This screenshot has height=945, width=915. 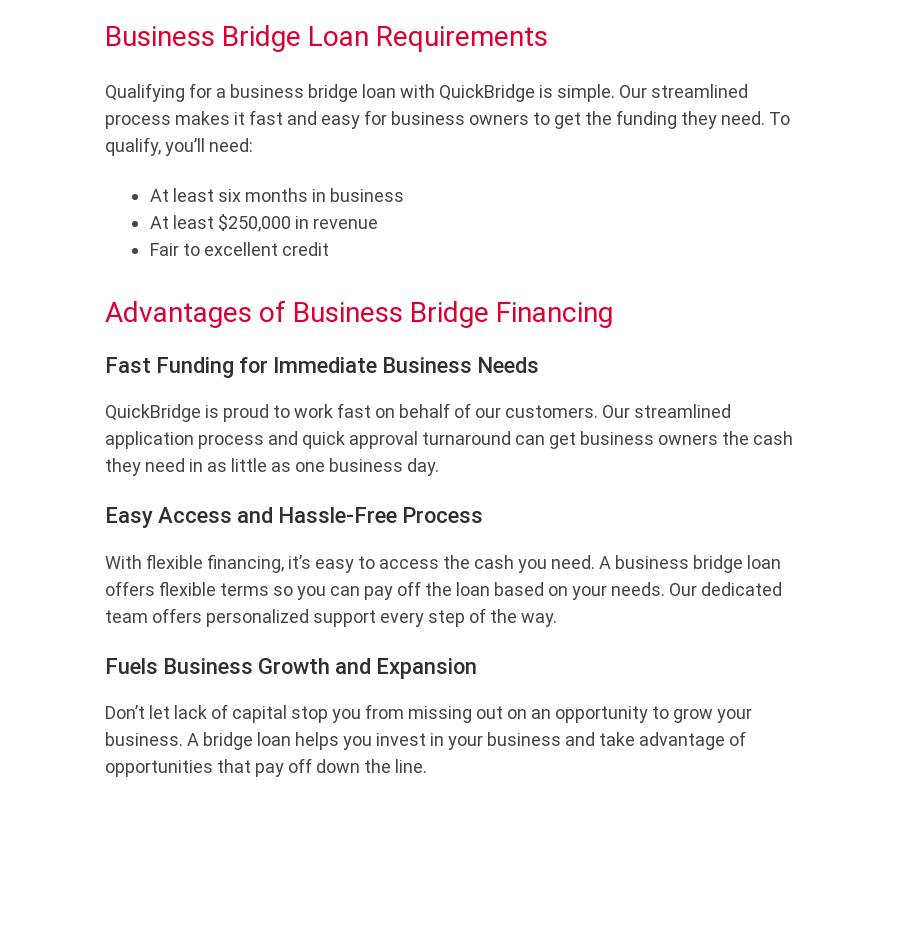 What do you see at coordinates (239, 248) in the screenshot?
I see `'Fair to excellent credit'` at bounding box center [239, 248].